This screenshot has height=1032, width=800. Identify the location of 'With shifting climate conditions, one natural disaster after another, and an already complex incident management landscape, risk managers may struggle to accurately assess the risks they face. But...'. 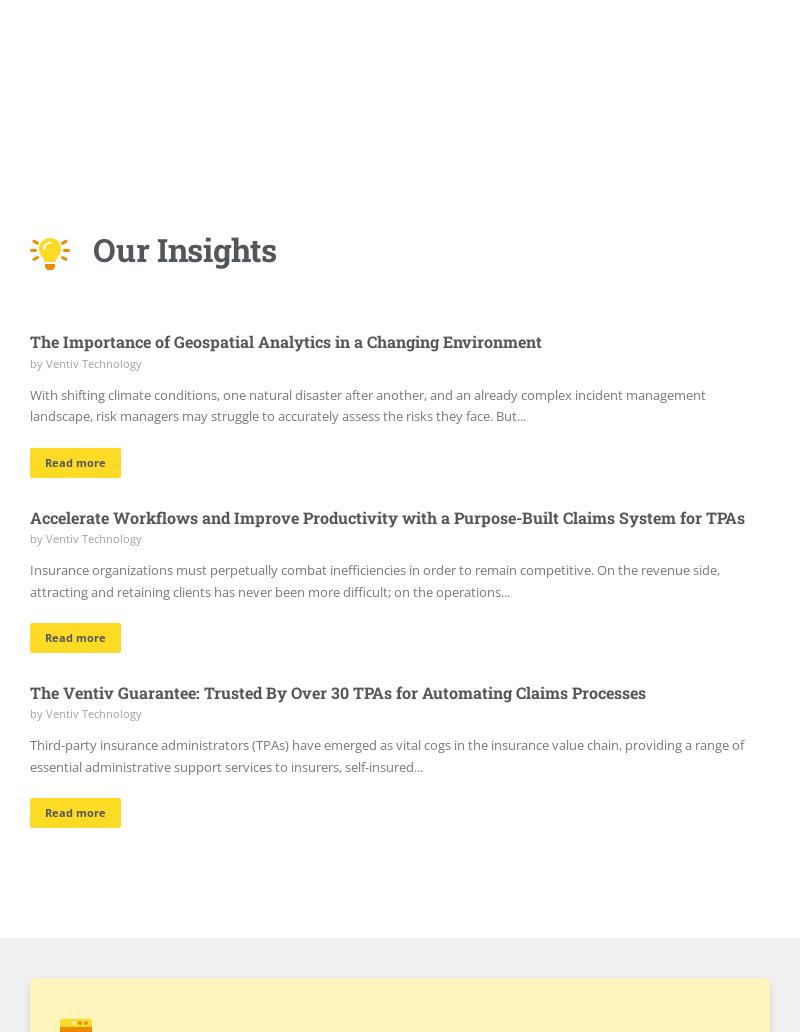
(367, 404).